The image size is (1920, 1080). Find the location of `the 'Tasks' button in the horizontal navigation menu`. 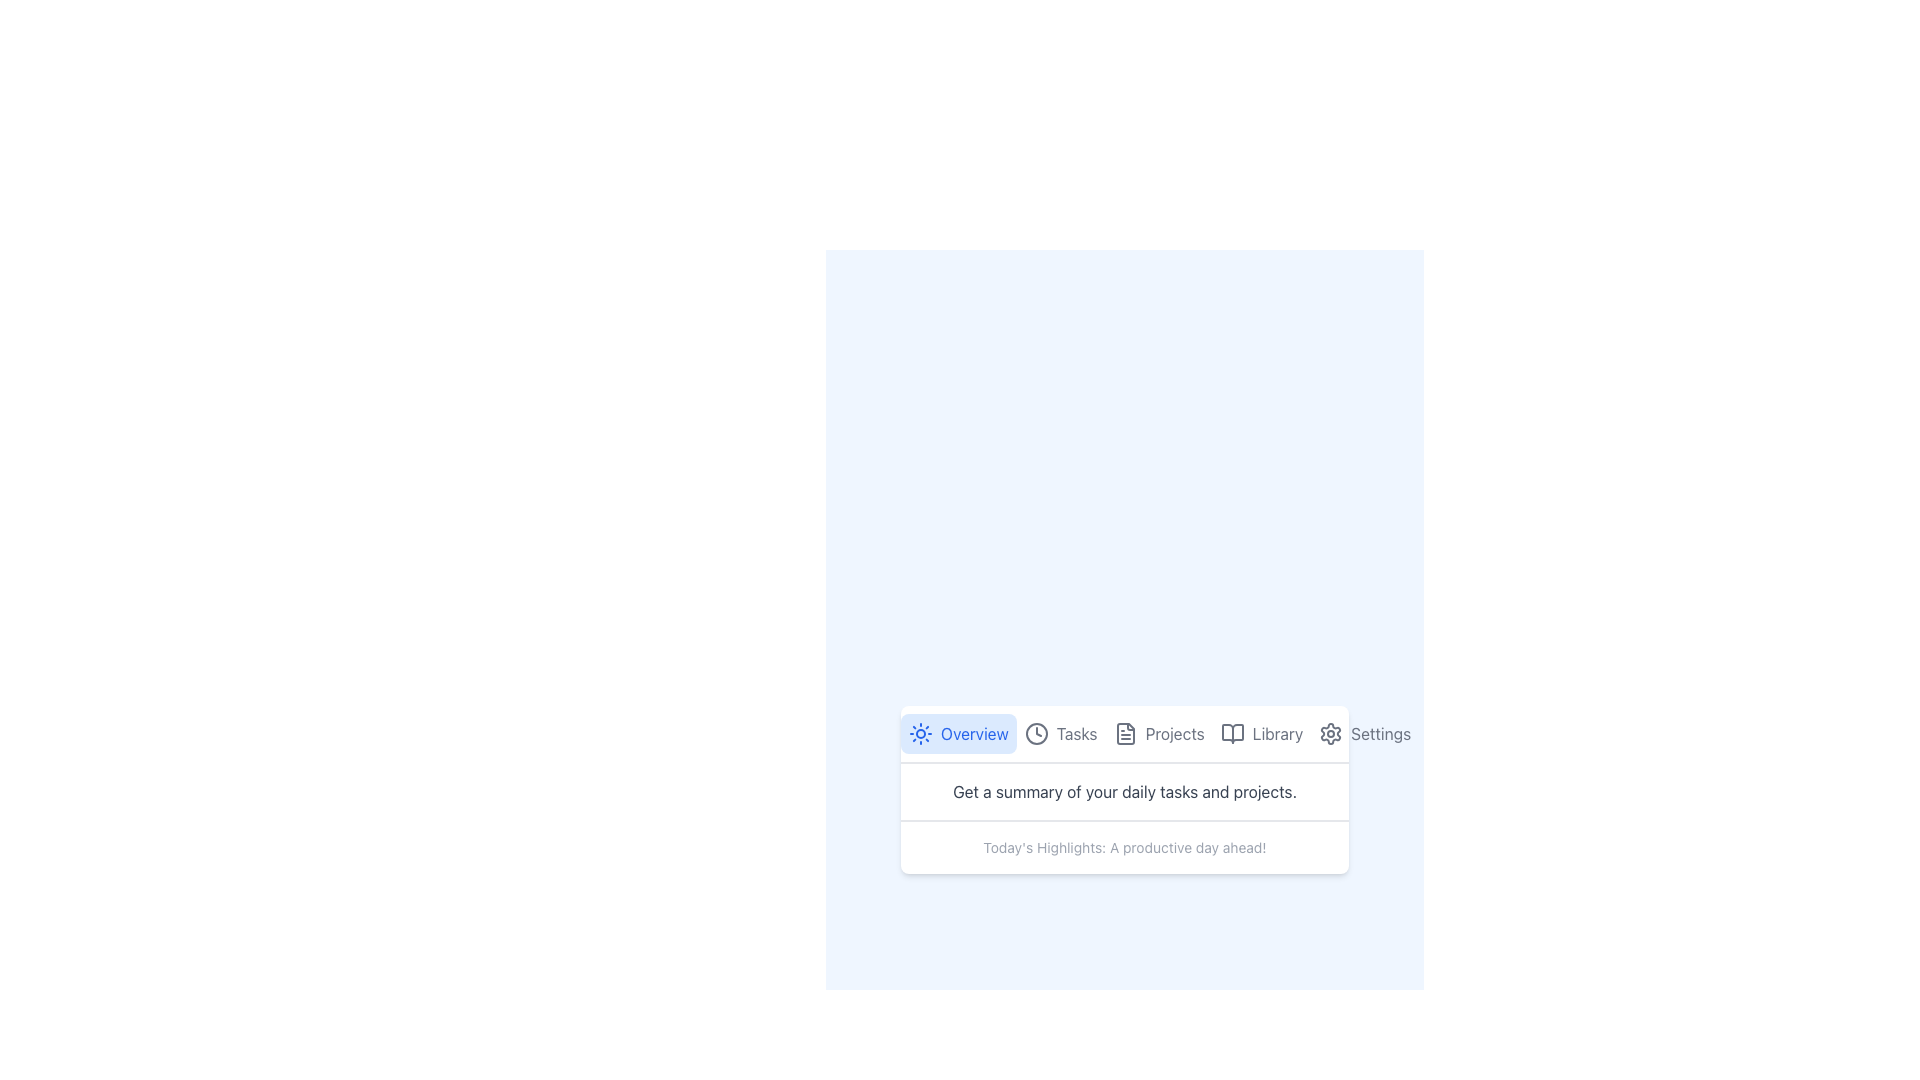

the 'Tasks' button in the horizontal navigation menu is located at coordinates (1060, 733).